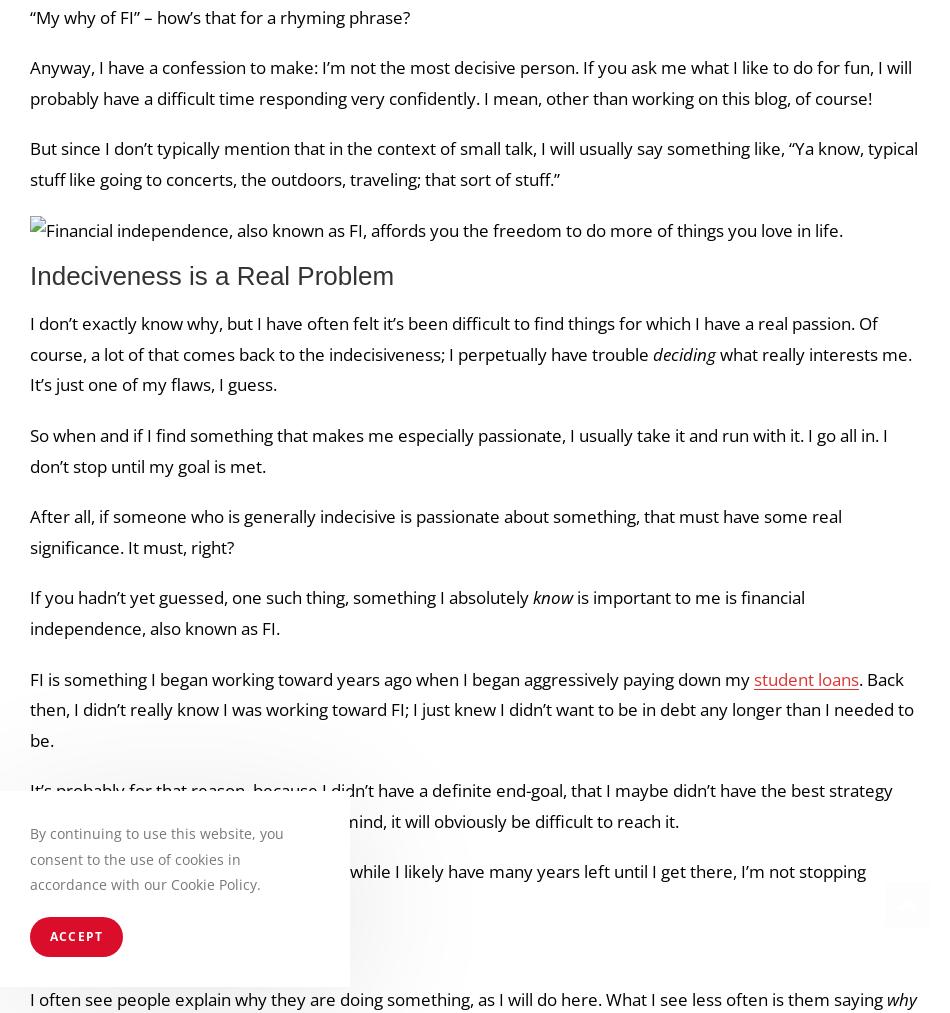  What do you see at coordinates (447, 885) in the screenshot?
I see `'That said, FI is very important to me. And while I likely have many years left until I get there, I’m not stopping before I do.'` at bounding box center [447, 885].